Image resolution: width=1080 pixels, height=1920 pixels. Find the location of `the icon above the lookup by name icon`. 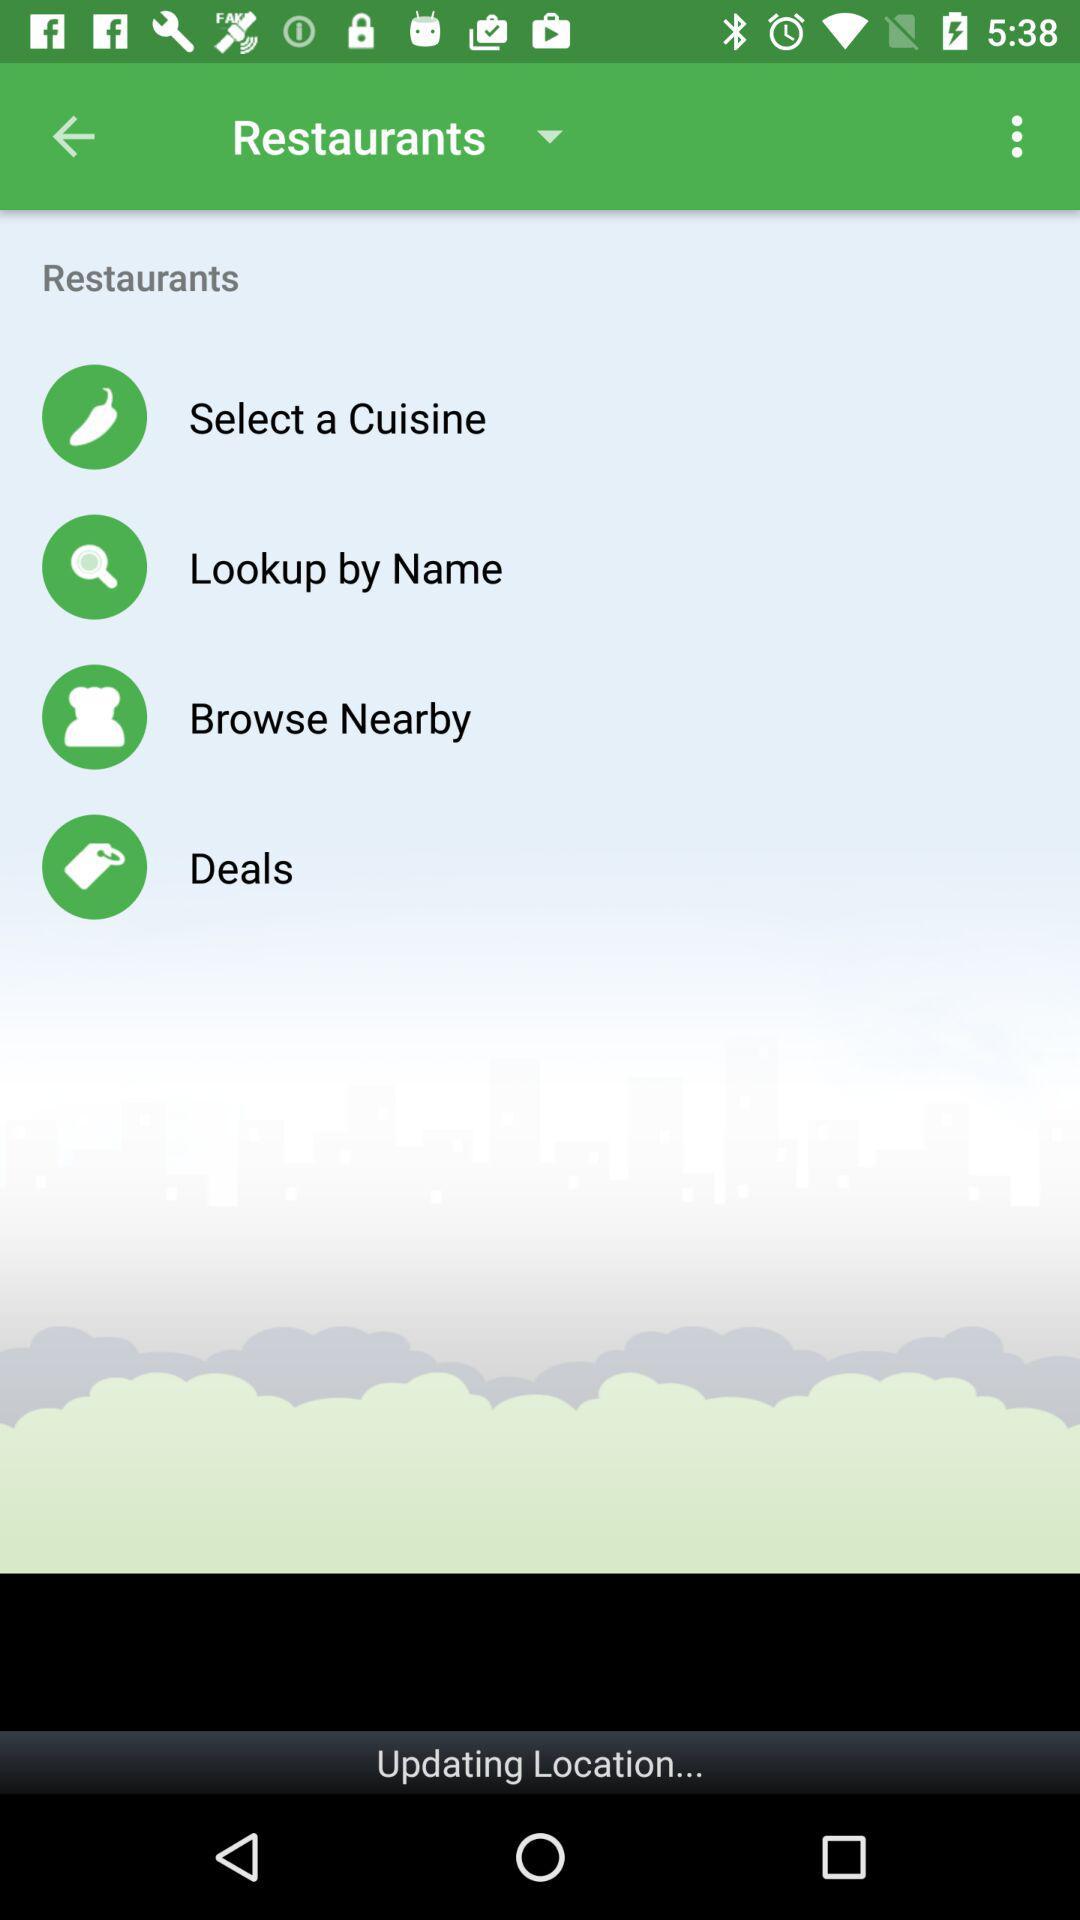

the icon above the lookup by name icon is located at coordinates (336, 416).